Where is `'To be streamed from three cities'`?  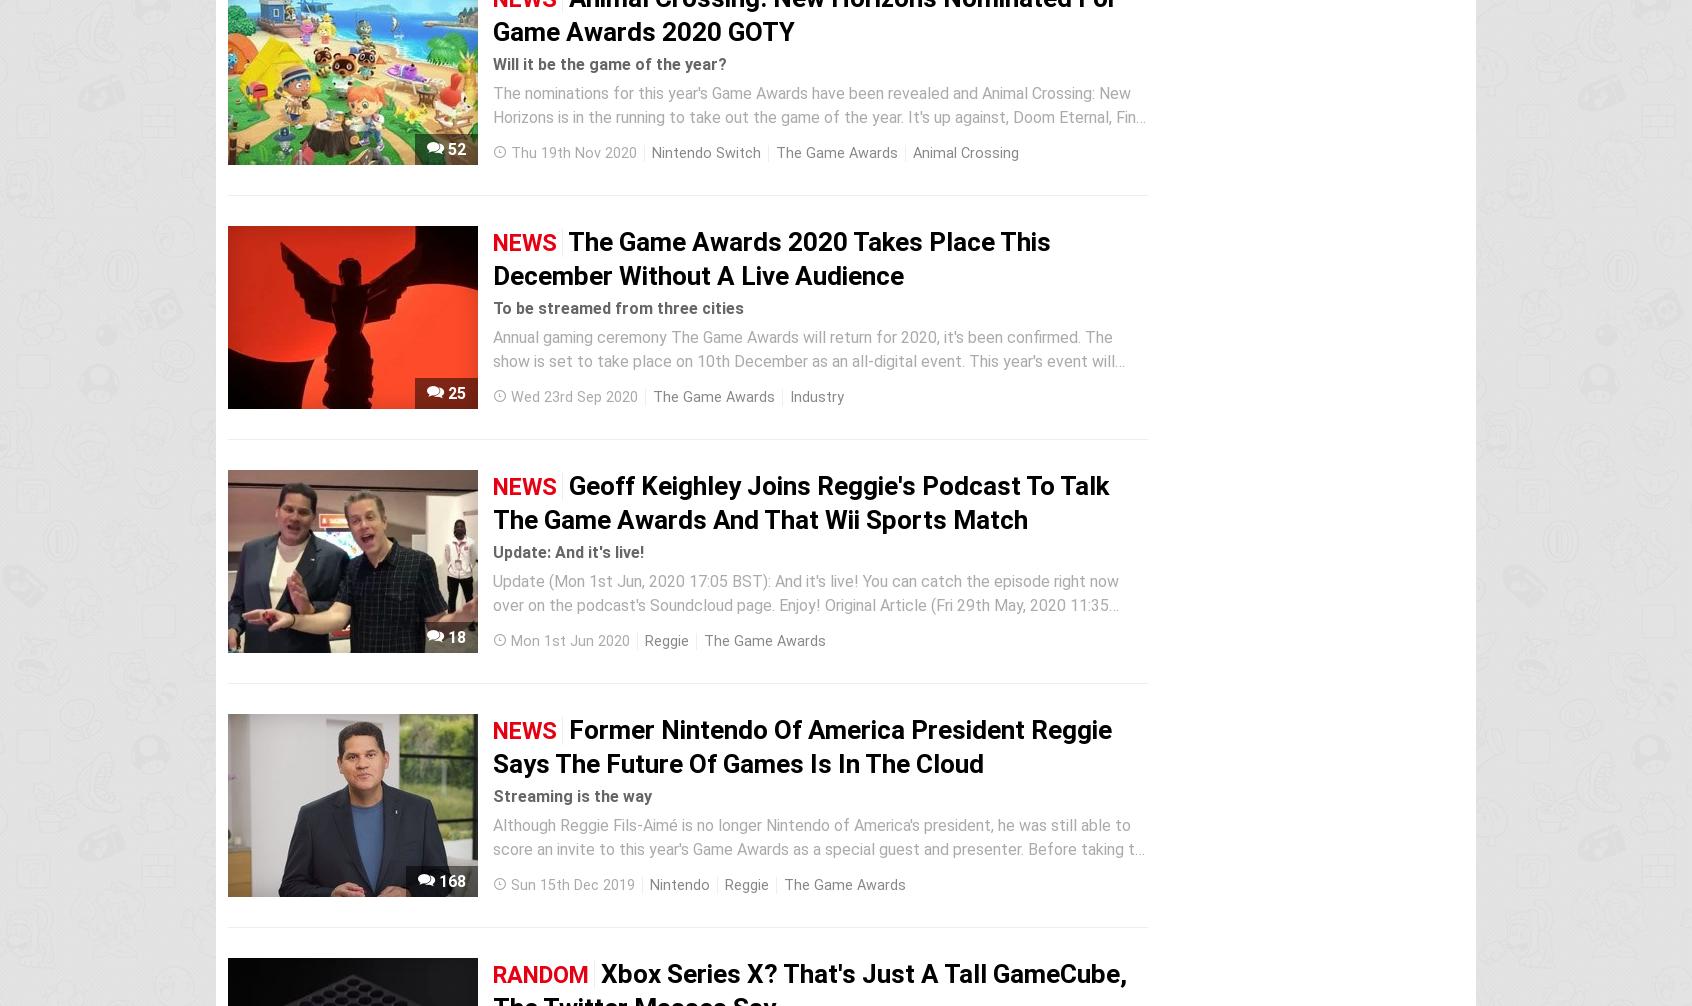
'To be streamed from three cities' is located at coordinates (617, 307).